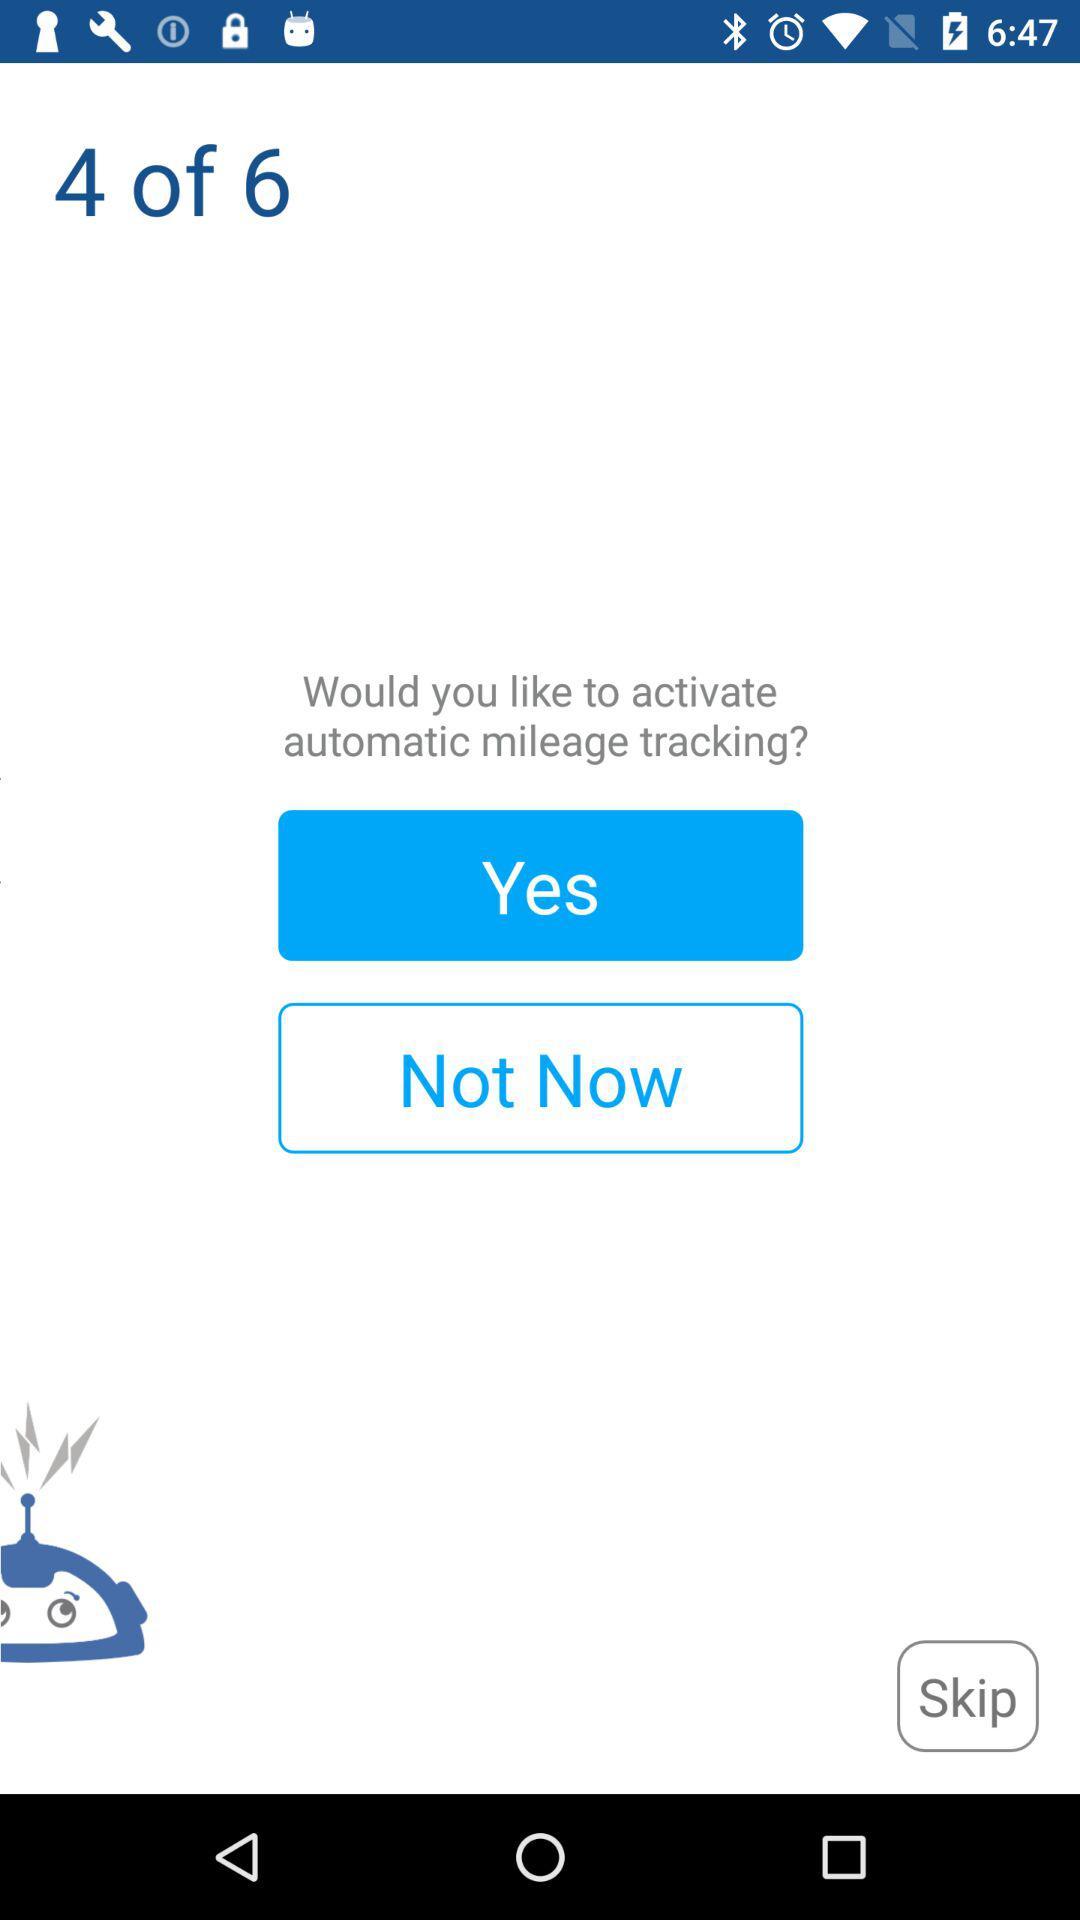 This screenshot has width=1080, height=1920. What do you see at coordinates (540, 1077) in the screenshot?
I see `not now item` at bounding box center [540, 1077].